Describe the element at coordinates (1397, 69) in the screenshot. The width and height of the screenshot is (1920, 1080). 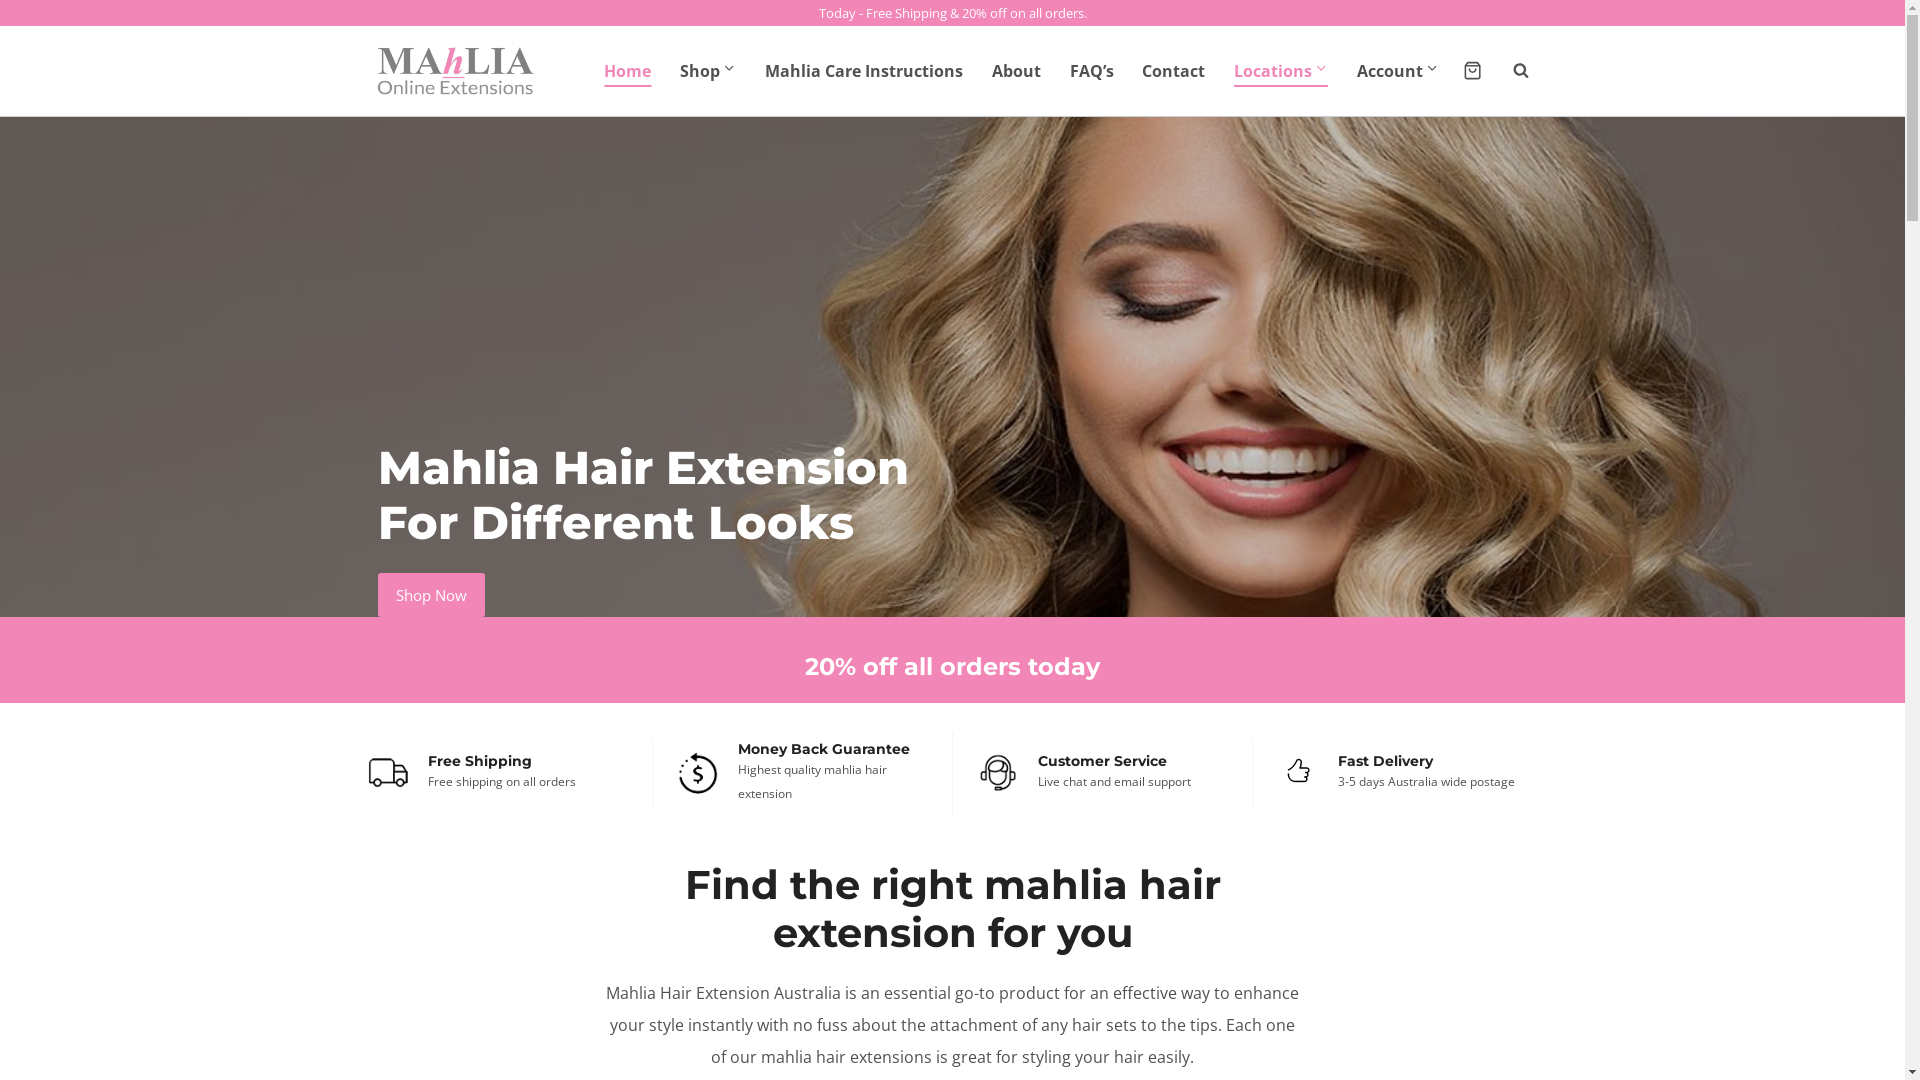
I see `'Account'` at that location.